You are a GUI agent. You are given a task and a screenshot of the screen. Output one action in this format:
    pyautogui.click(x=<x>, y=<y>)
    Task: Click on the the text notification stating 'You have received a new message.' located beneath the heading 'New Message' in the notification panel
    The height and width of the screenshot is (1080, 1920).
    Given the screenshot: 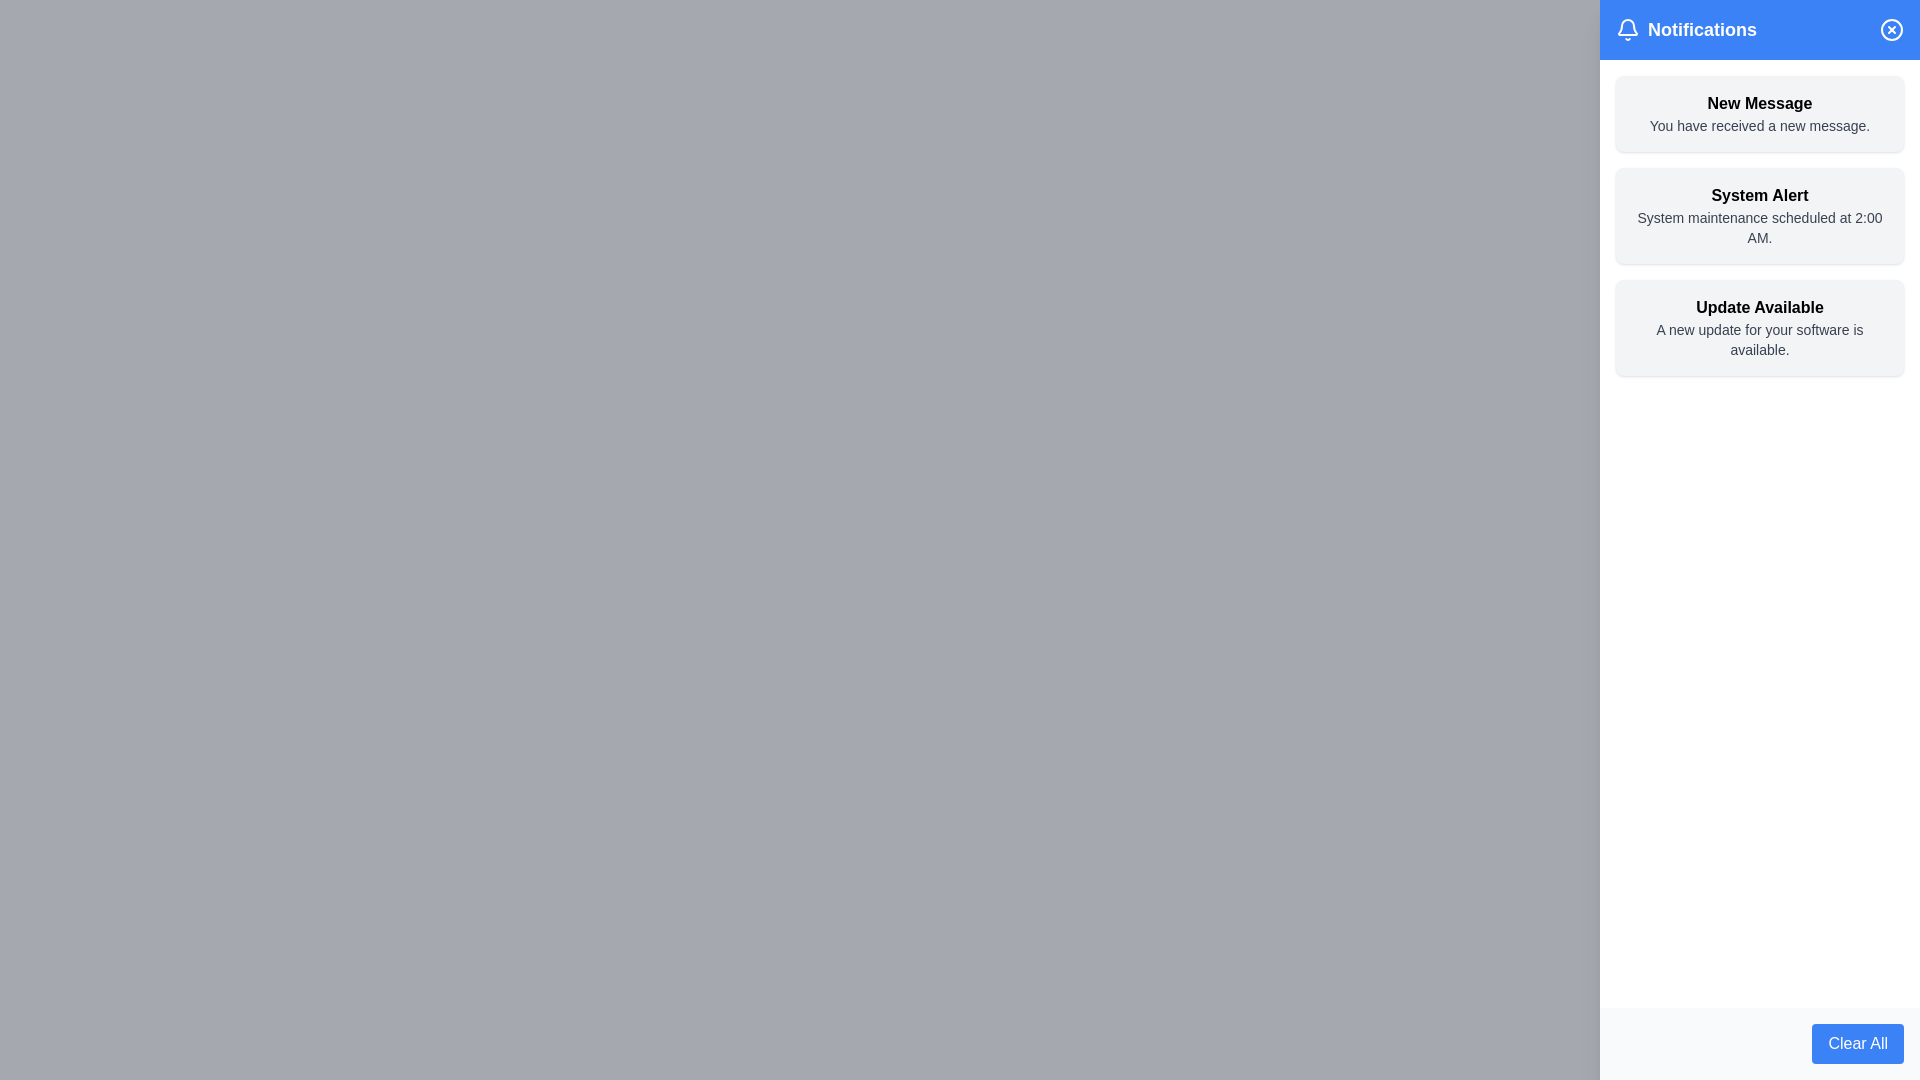 What is the action you would take?
    pyautogui.click(x=1760, y=126)
    